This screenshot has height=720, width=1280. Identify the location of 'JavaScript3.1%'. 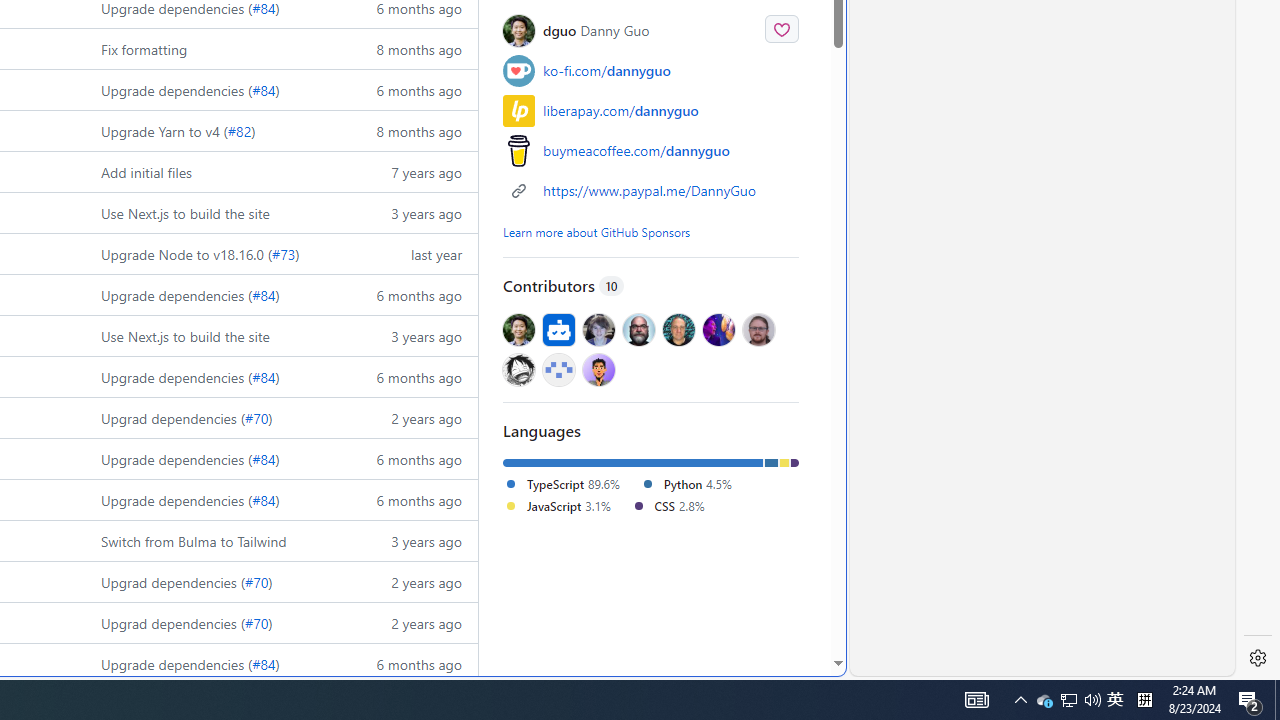
(566, 505).